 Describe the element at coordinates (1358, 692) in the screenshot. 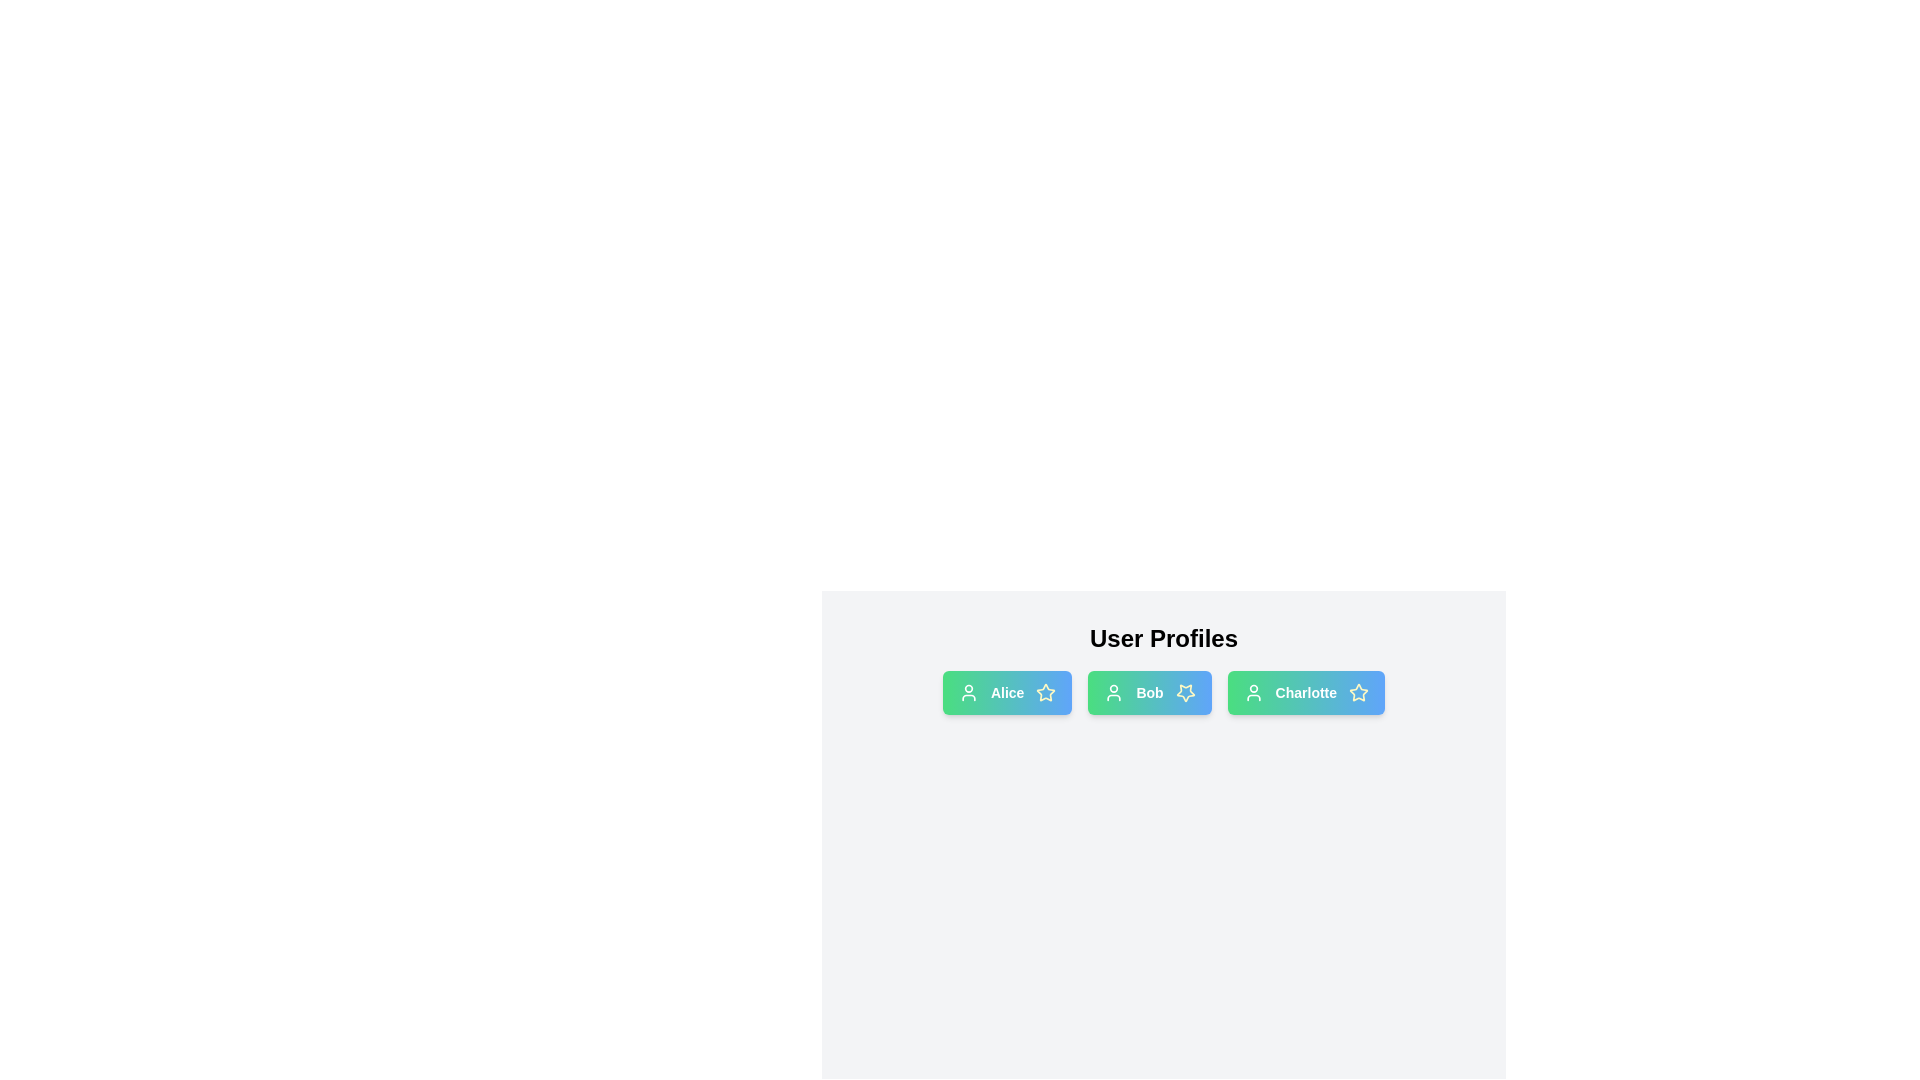

I see `the star icon of Charlotte to toggle their follow status` at that location.